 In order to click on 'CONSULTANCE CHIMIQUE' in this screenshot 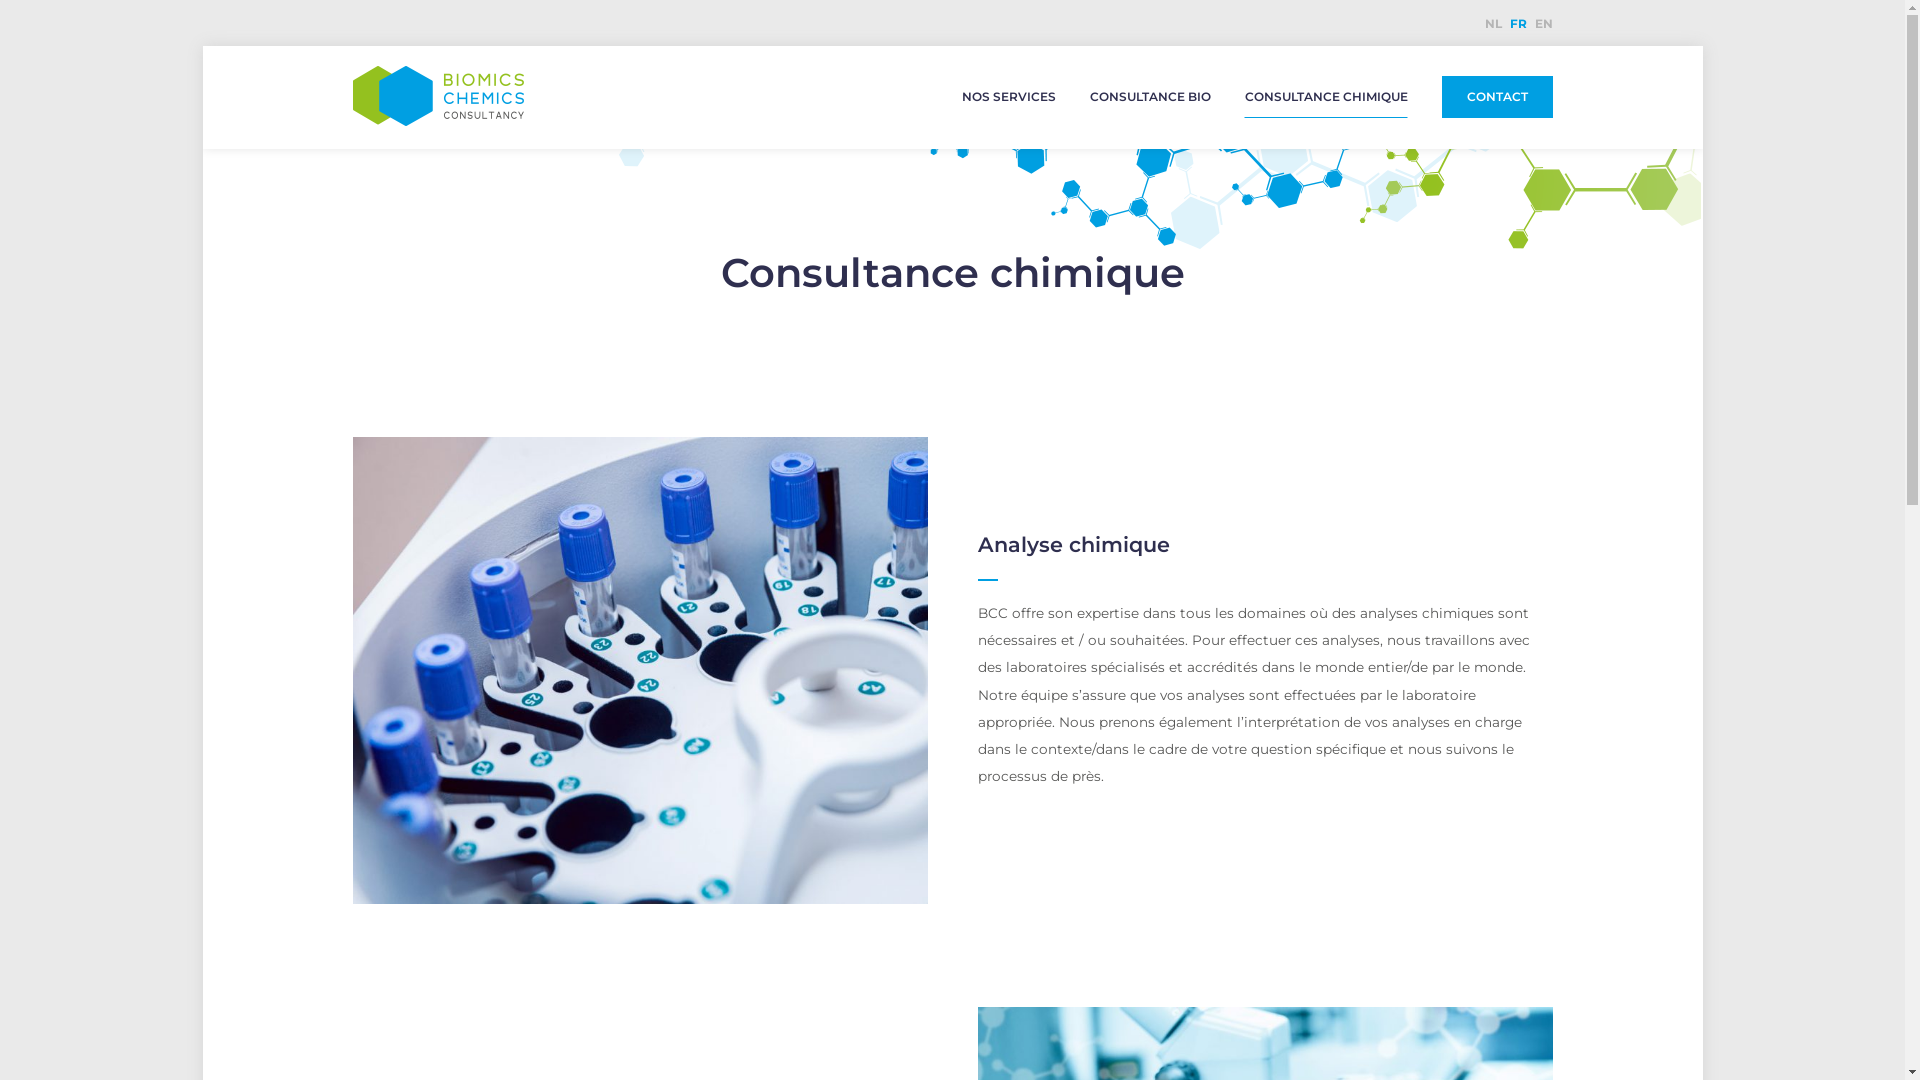, I will do `click(1325, 96)`.